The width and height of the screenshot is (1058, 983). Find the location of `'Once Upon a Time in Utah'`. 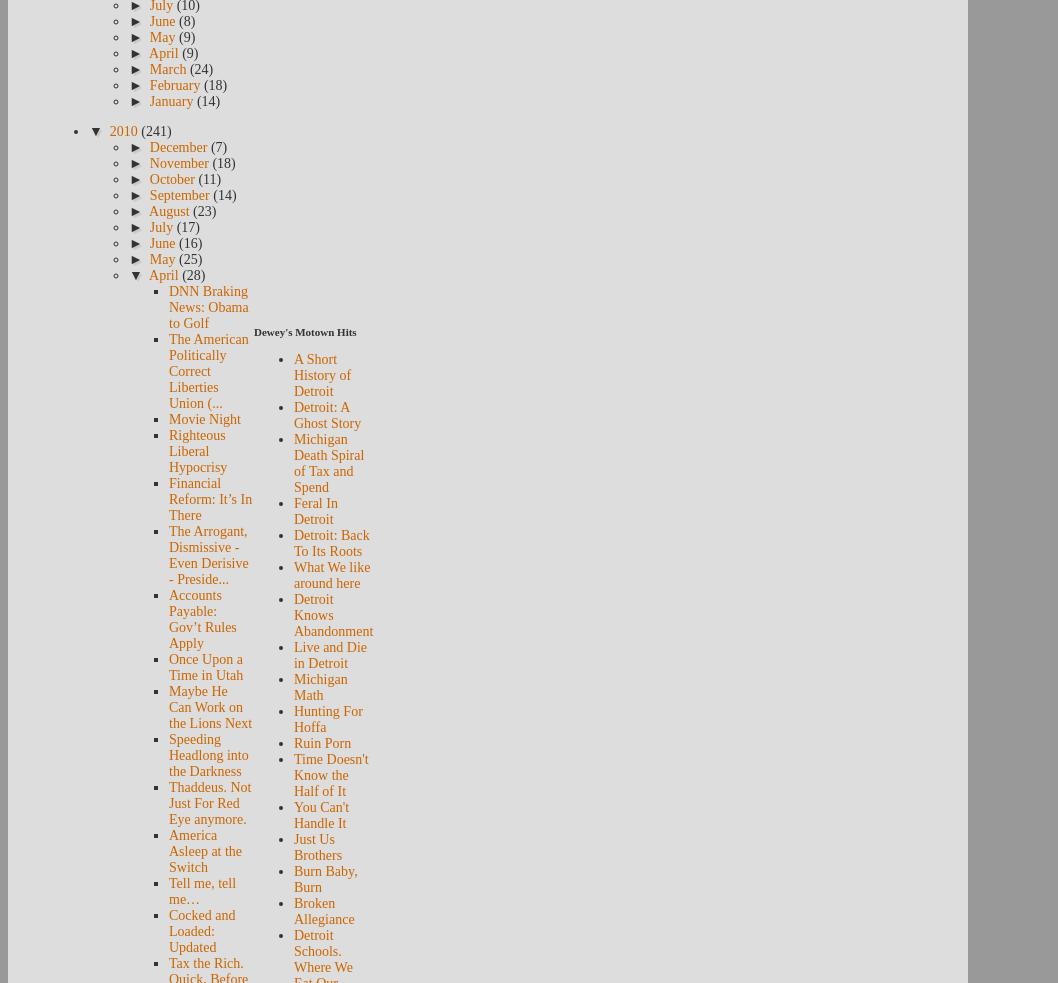

'Once Upon a Time in Utah' is located at coordinates (205, 666).